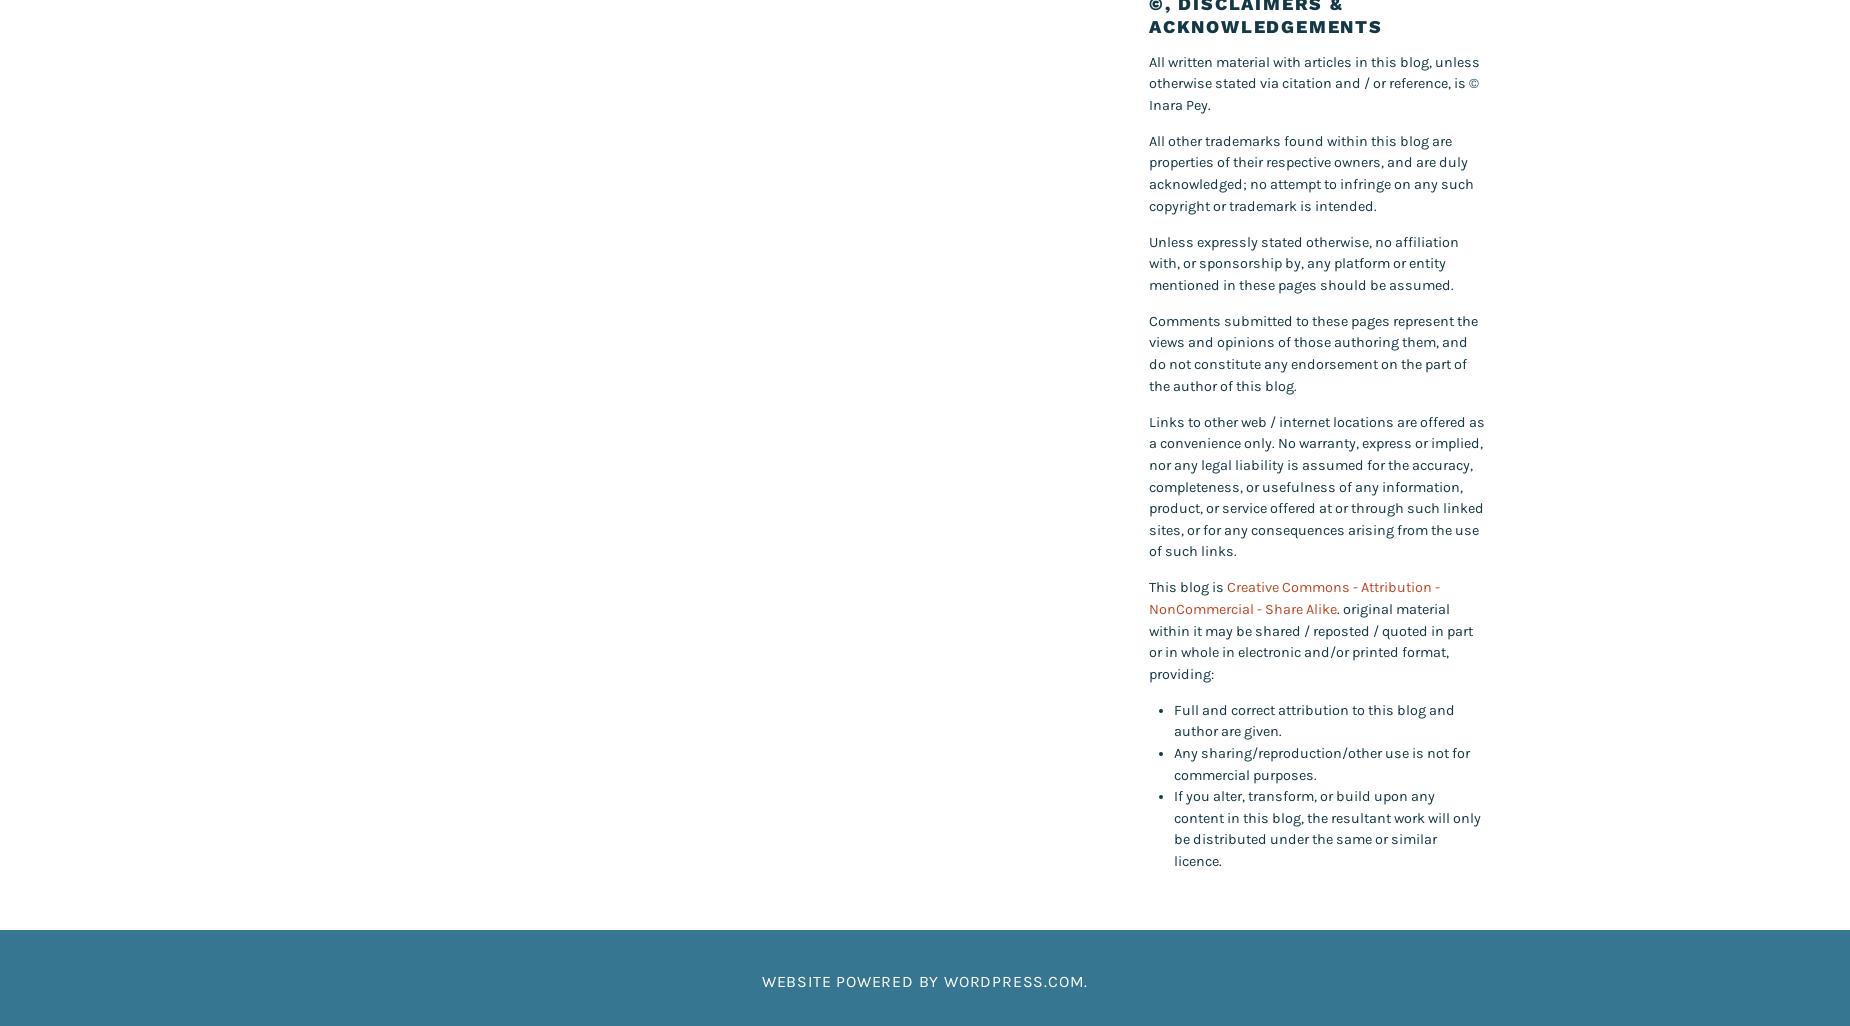  What do you see at coordinates (1309, 641) in the screenshot?
I see `'. original material within it may be shared / reposted / quoted in part or in whole in electronic and/or printed format, providing:'` at bounding box center [1309, 641].